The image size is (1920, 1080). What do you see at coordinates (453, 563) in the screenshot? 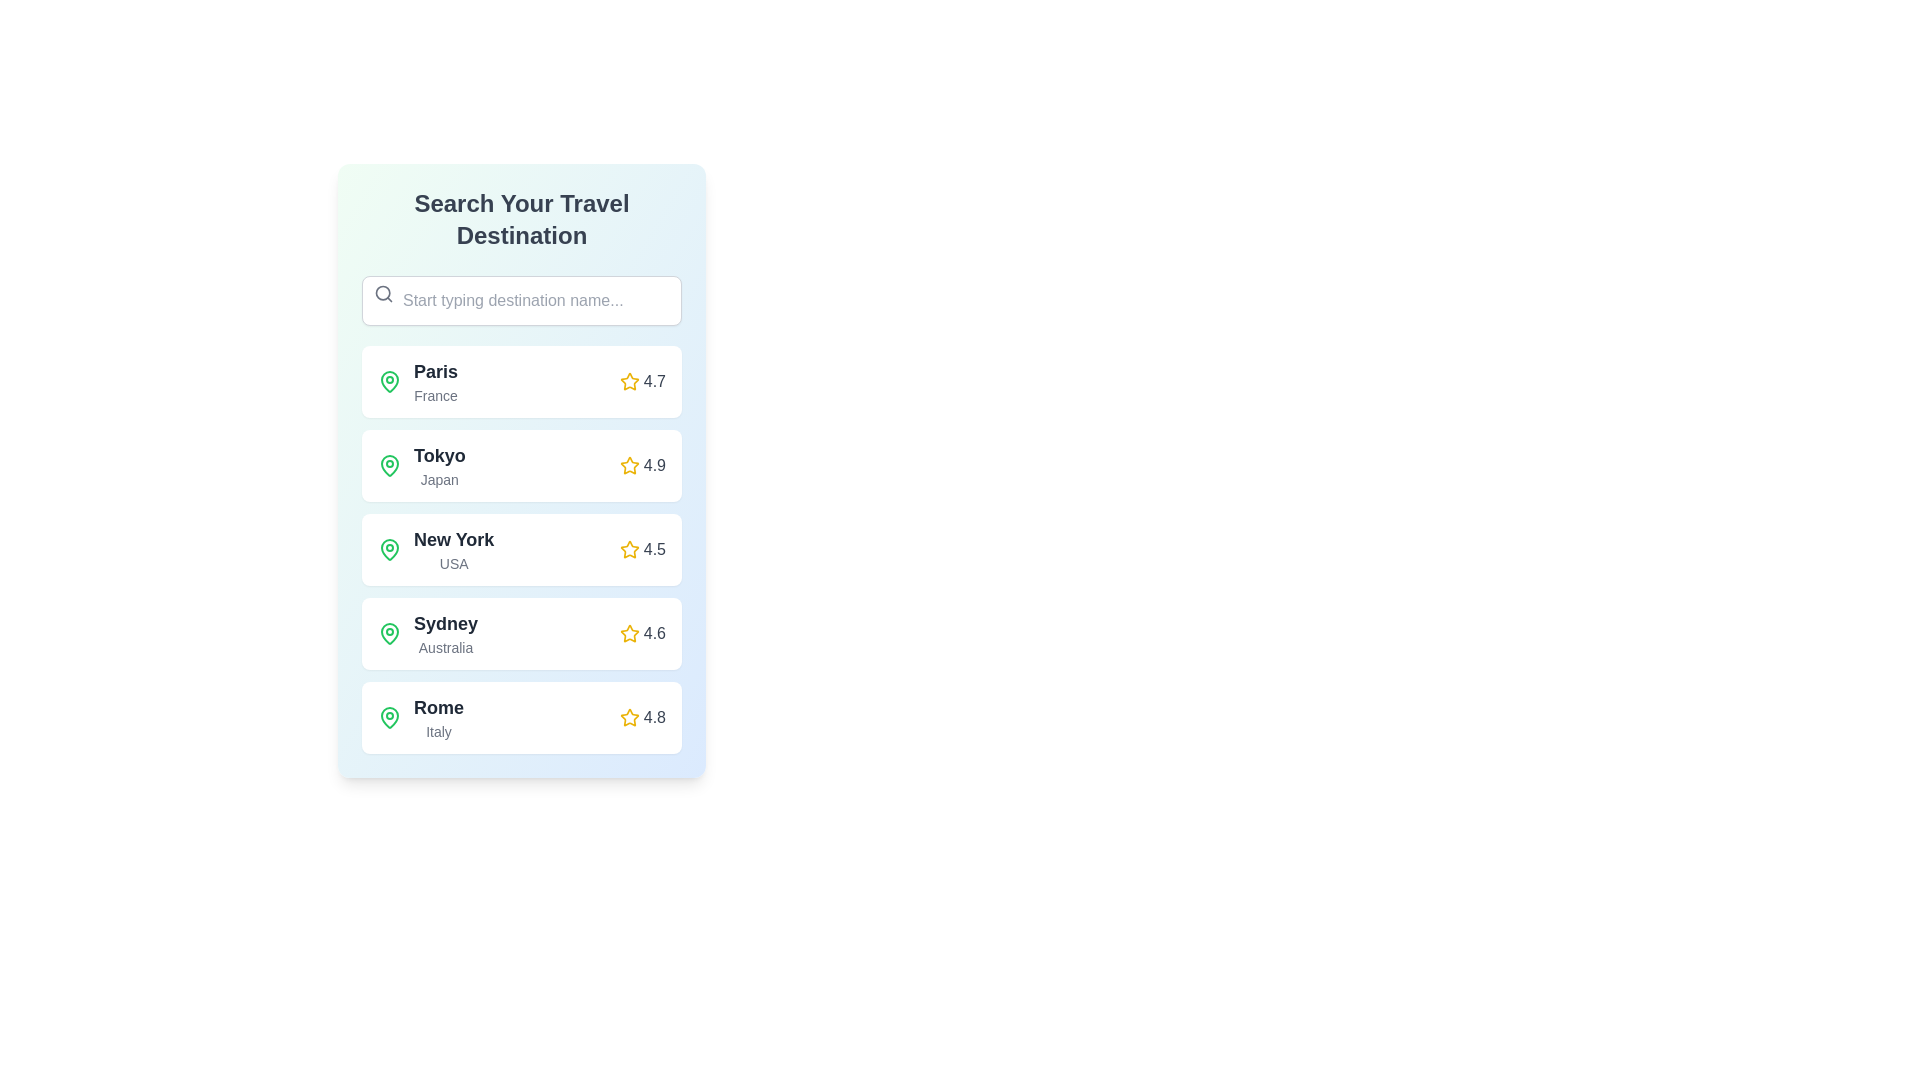
I see `the text label displaying 'USA', which is positioned below the heading 'New York' in the vertical list of destinations` at bounding box center [453, 563].